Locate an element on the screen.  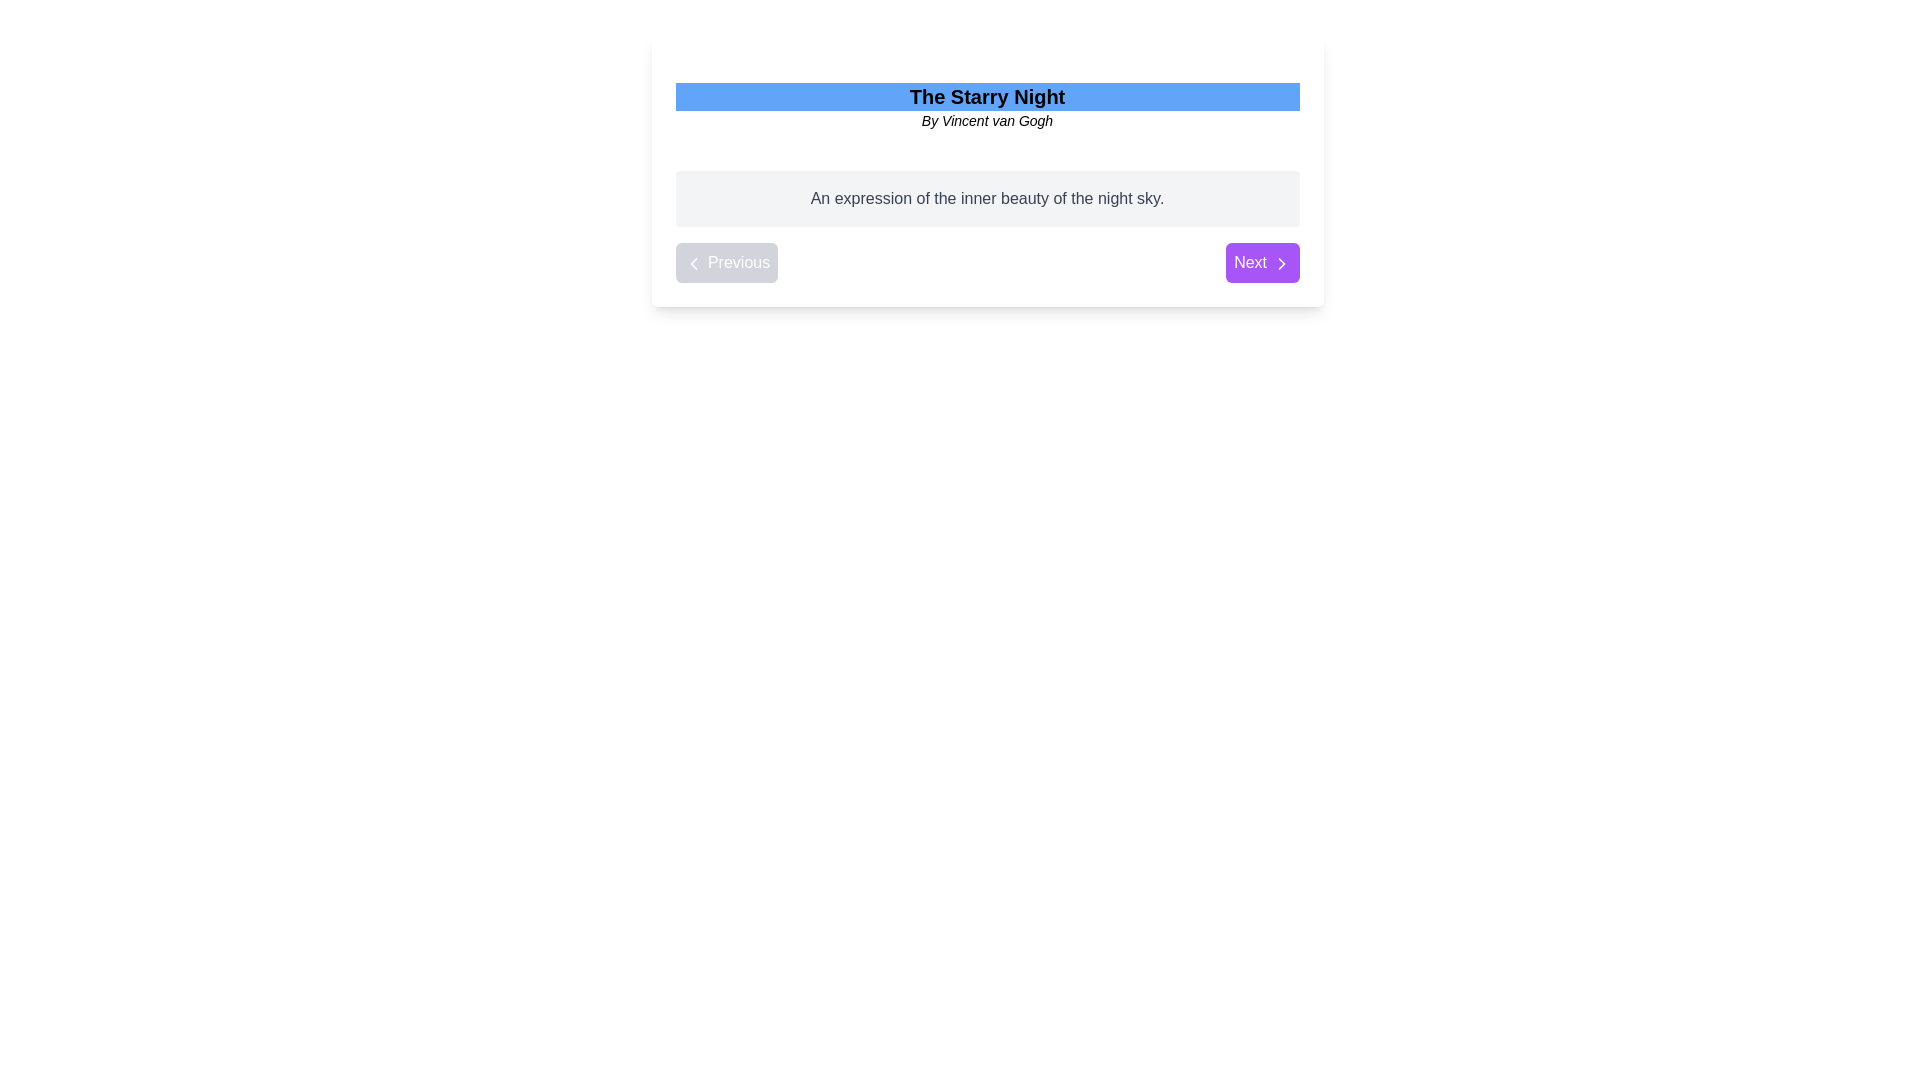
the right-pointing chevron arrow icon within the purple 'Next' button located at the bottom-right corner of the main content box is located at coordinates (1281, 262).